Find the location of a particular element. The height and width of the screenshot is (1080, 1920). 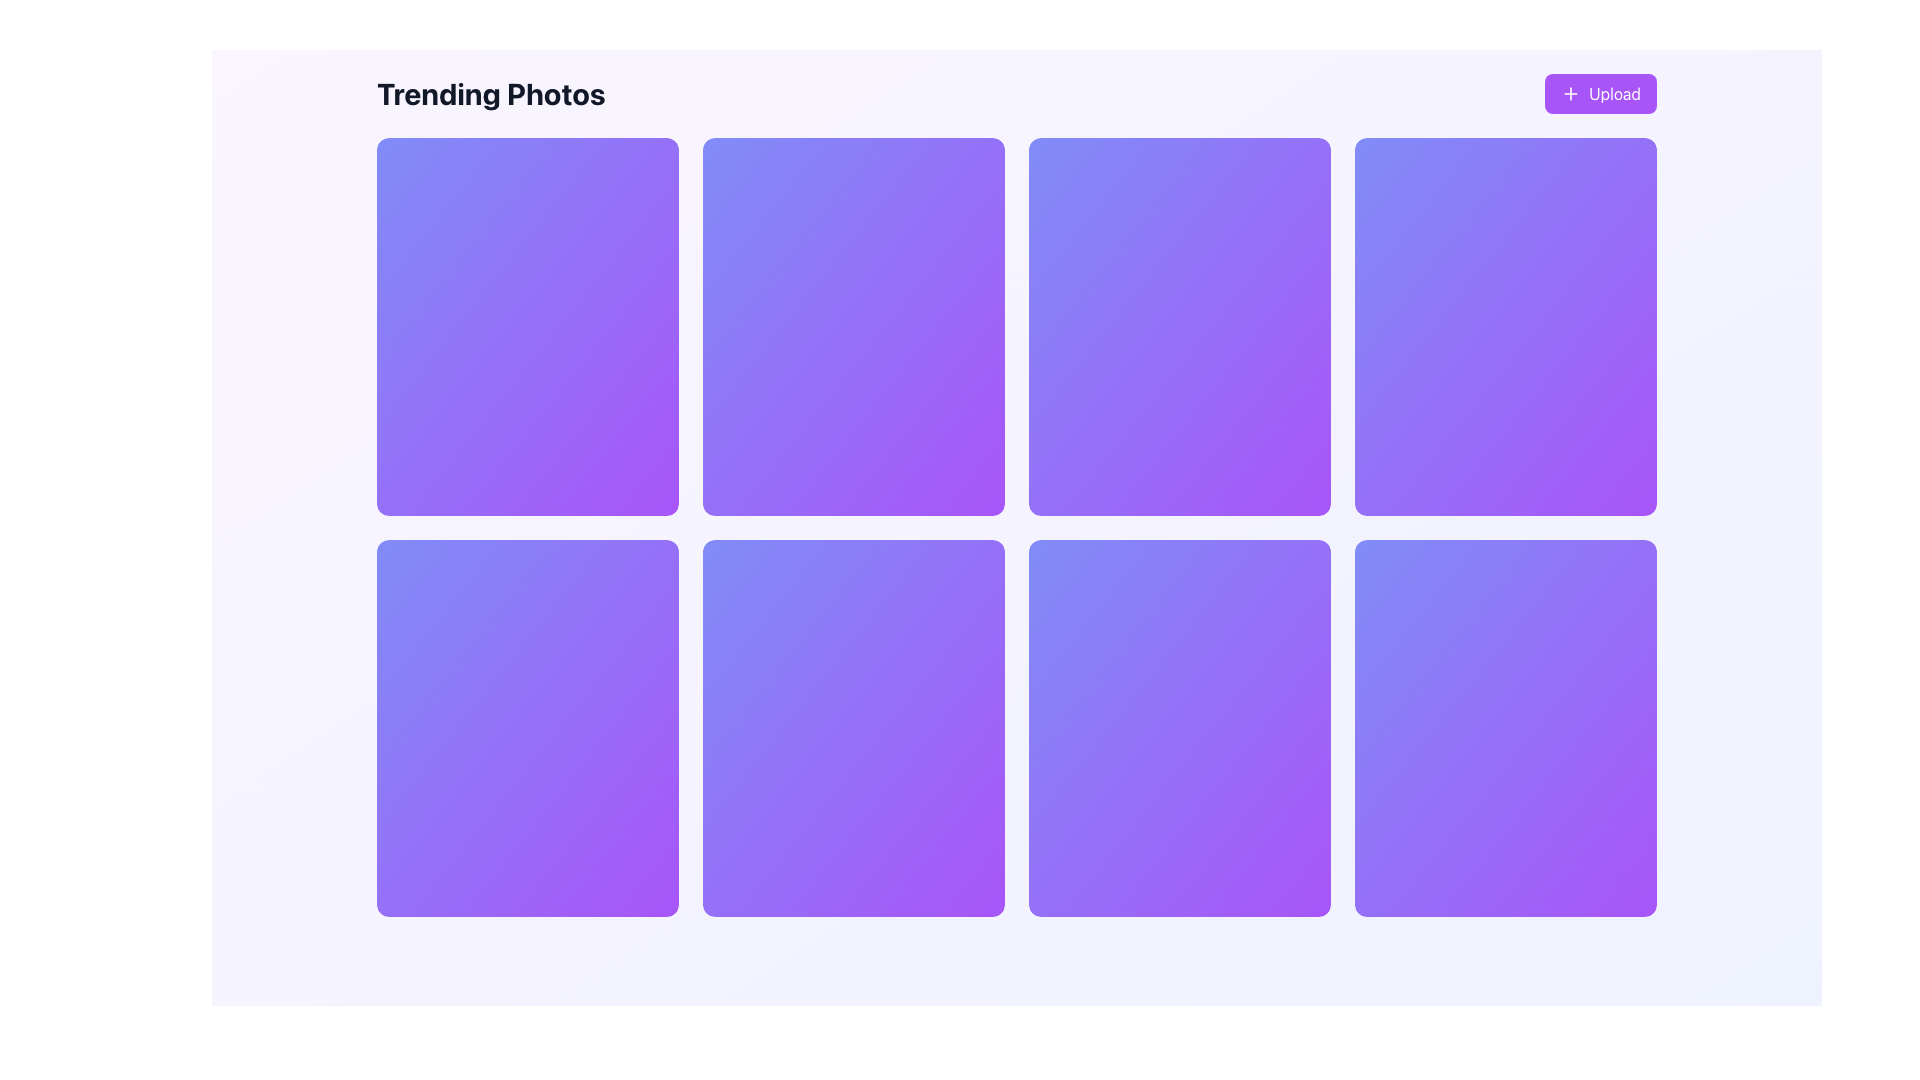

the action buttons located in the top-right corner of the bottom-right card in the grid layout is located at coordinates (1583, 570).